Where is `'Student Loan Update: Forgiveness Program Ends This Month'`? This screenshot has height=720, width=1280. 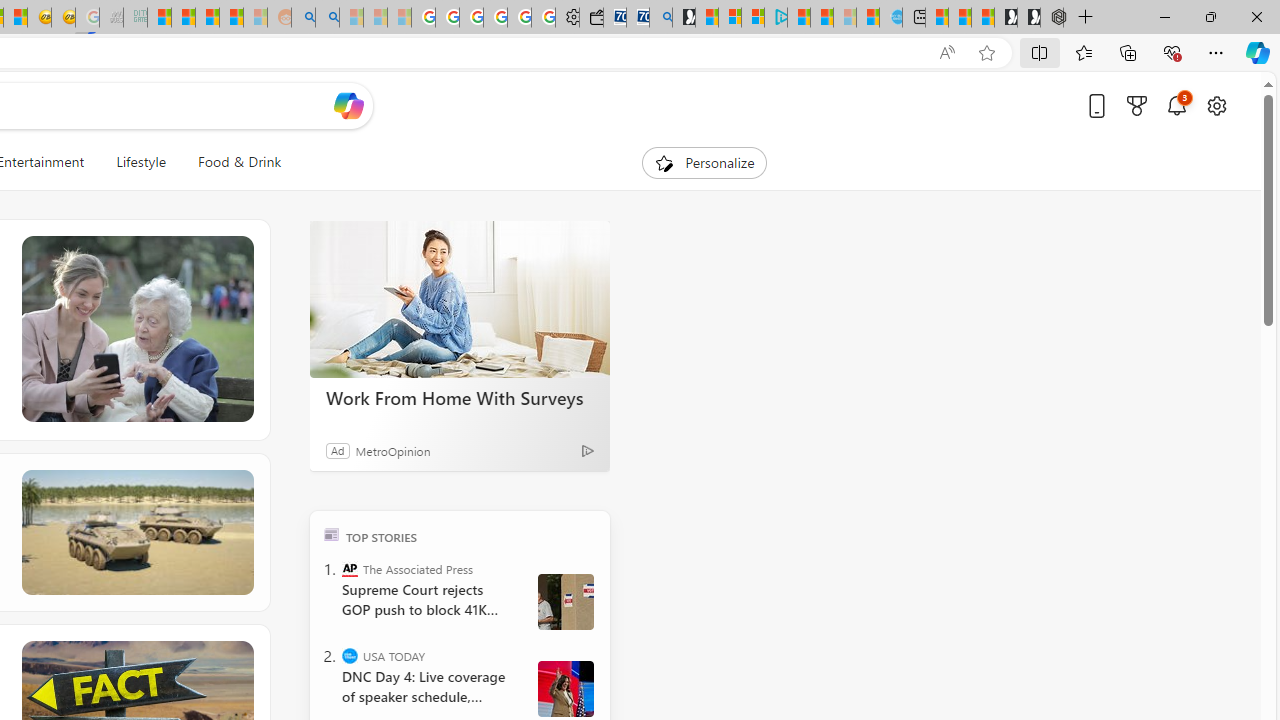
'Student Loan Update: Forgiveness Program Ends This Month' is located at coordinates (231, 17).